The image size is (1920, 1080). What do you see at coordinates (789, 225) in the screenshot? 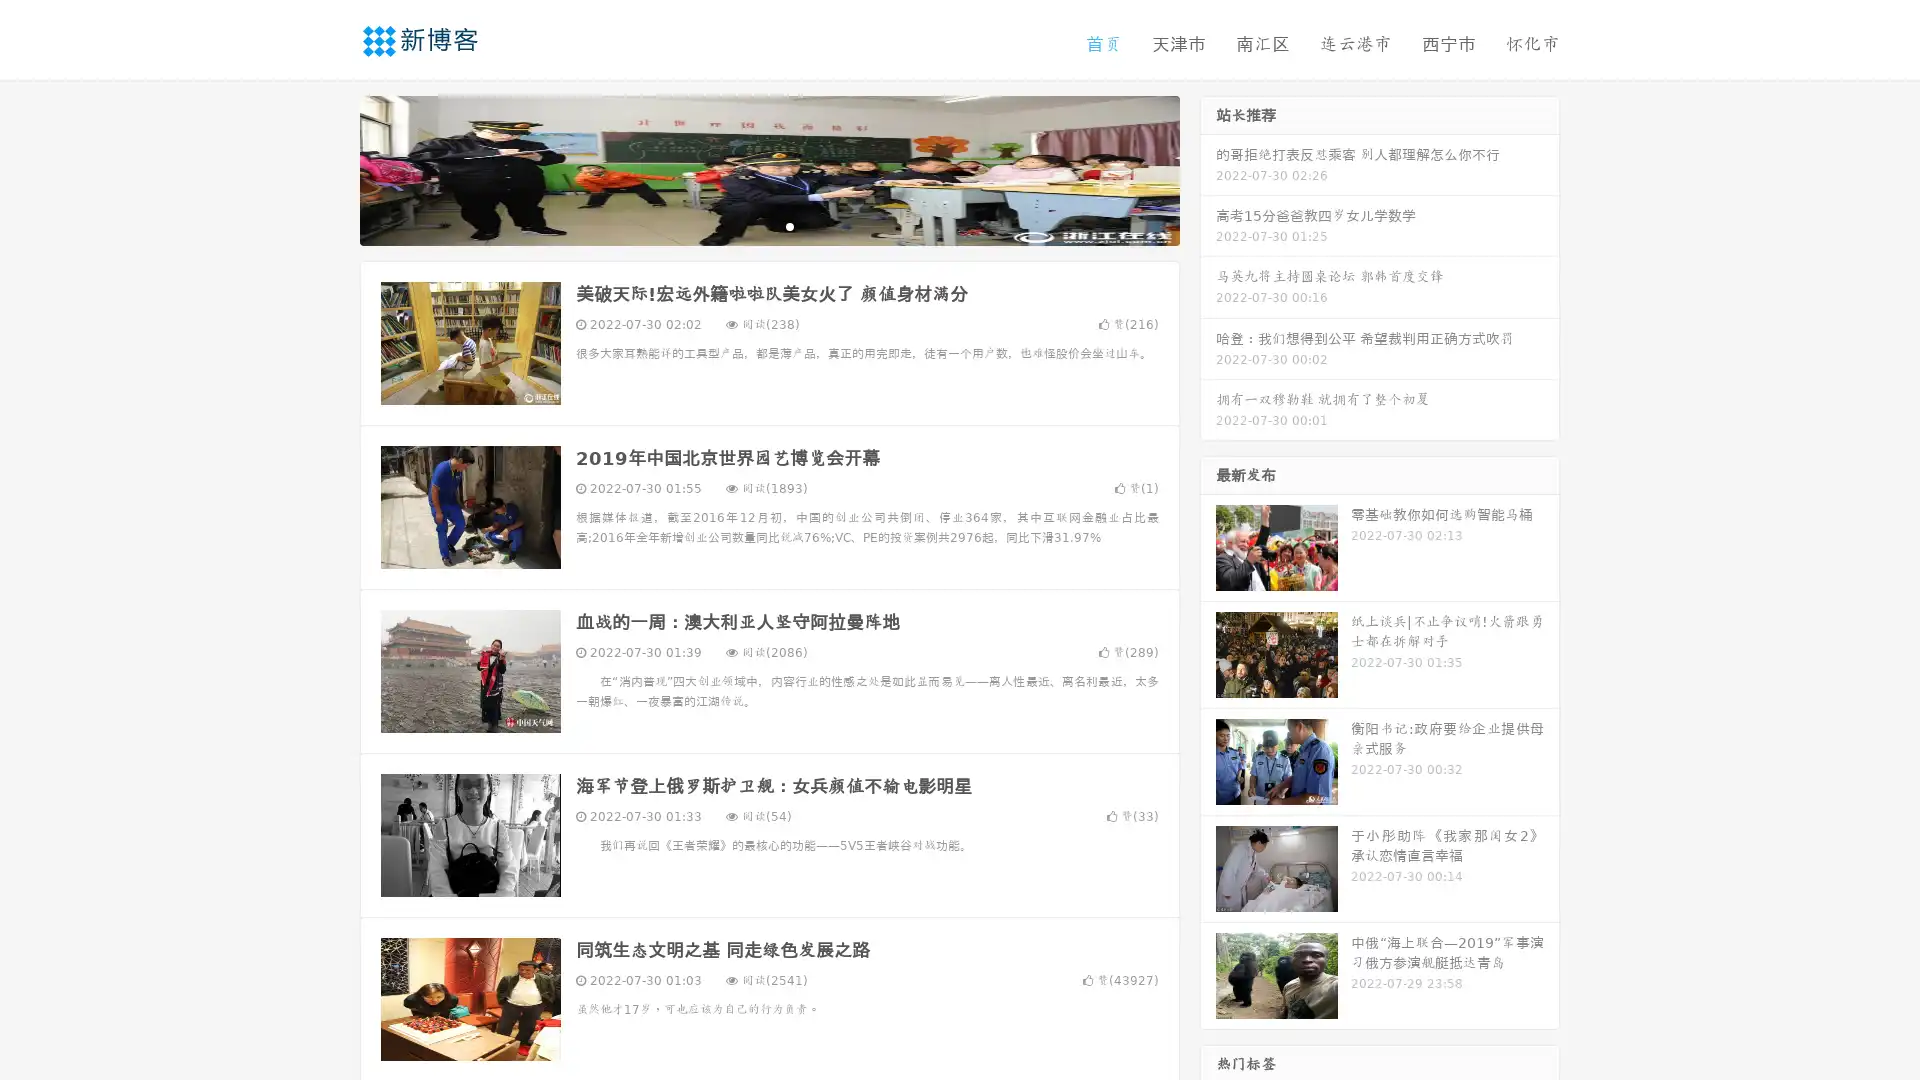
I see `Go to slide 3` at bounding box center [789, 225].